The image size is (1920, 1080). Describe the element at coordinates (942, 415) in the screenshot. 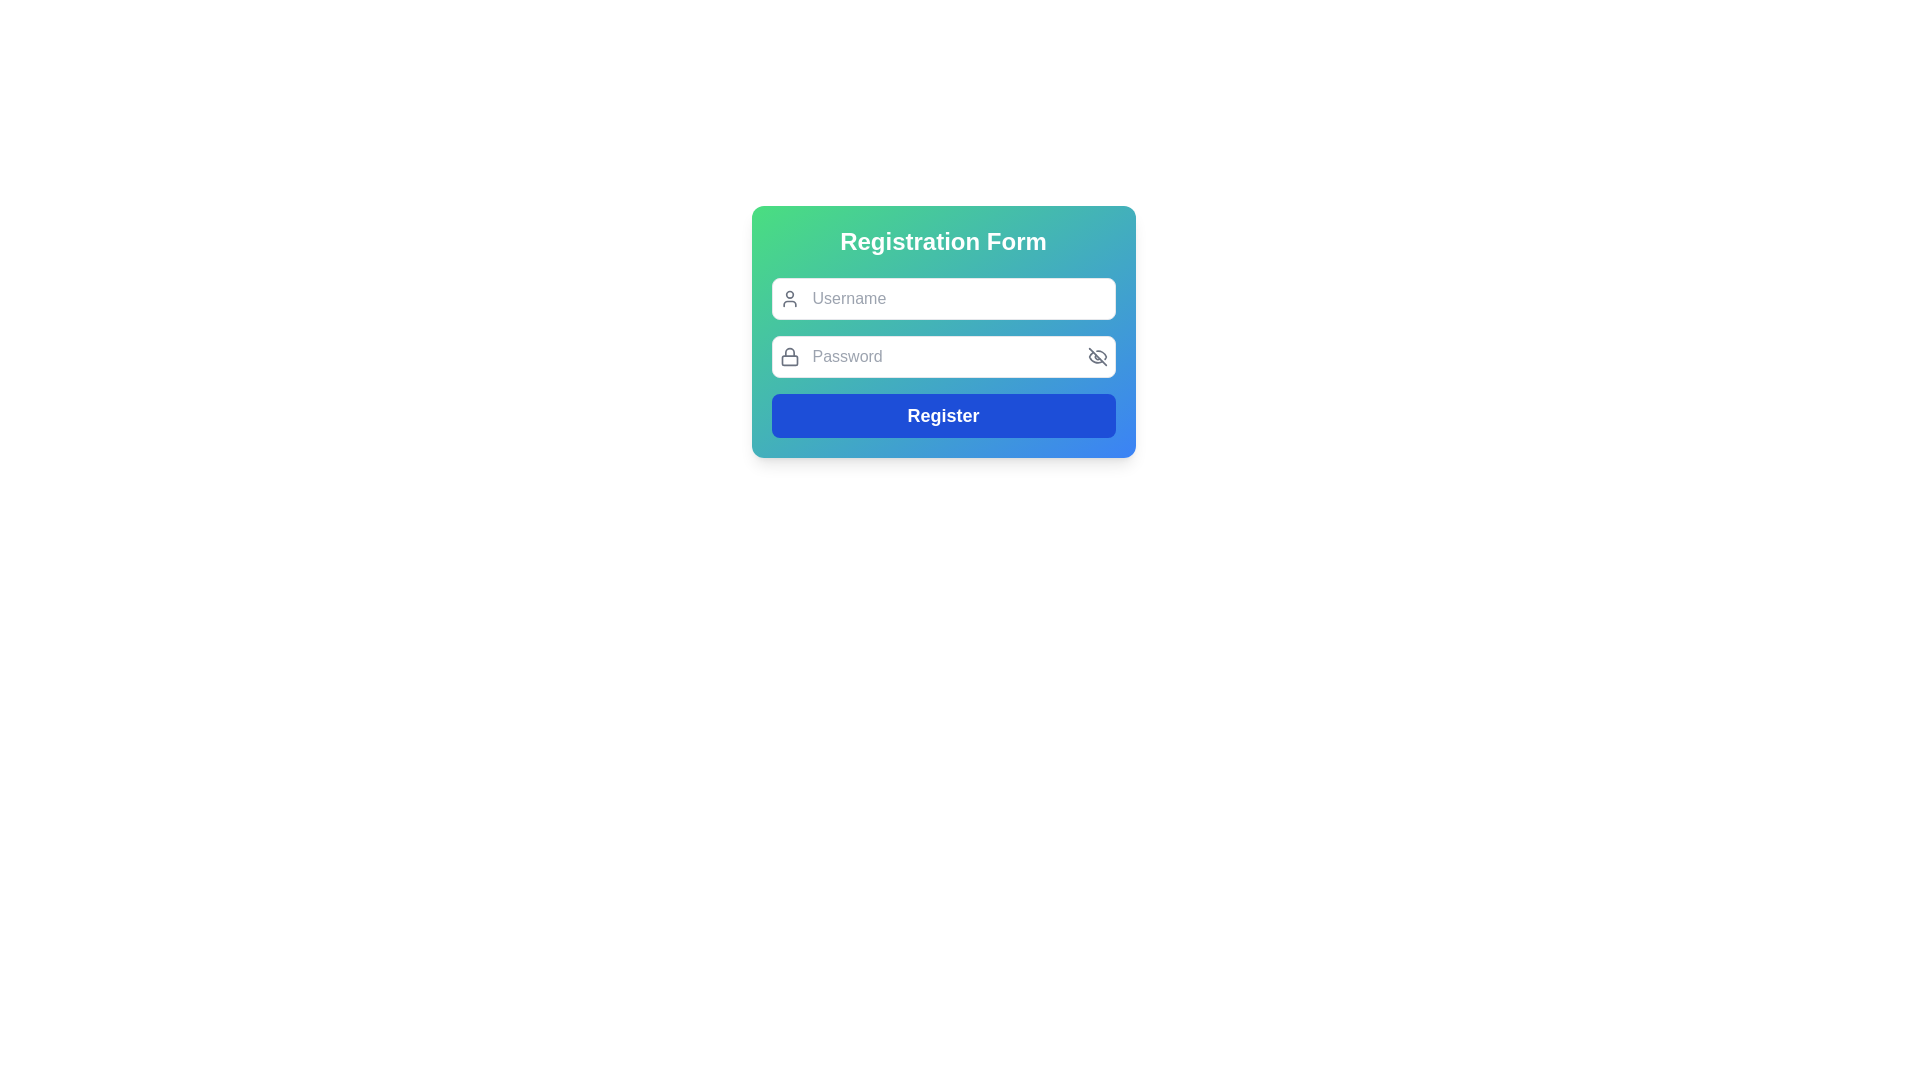

I see `the submission button located at the lower part of the registration form` at that location.